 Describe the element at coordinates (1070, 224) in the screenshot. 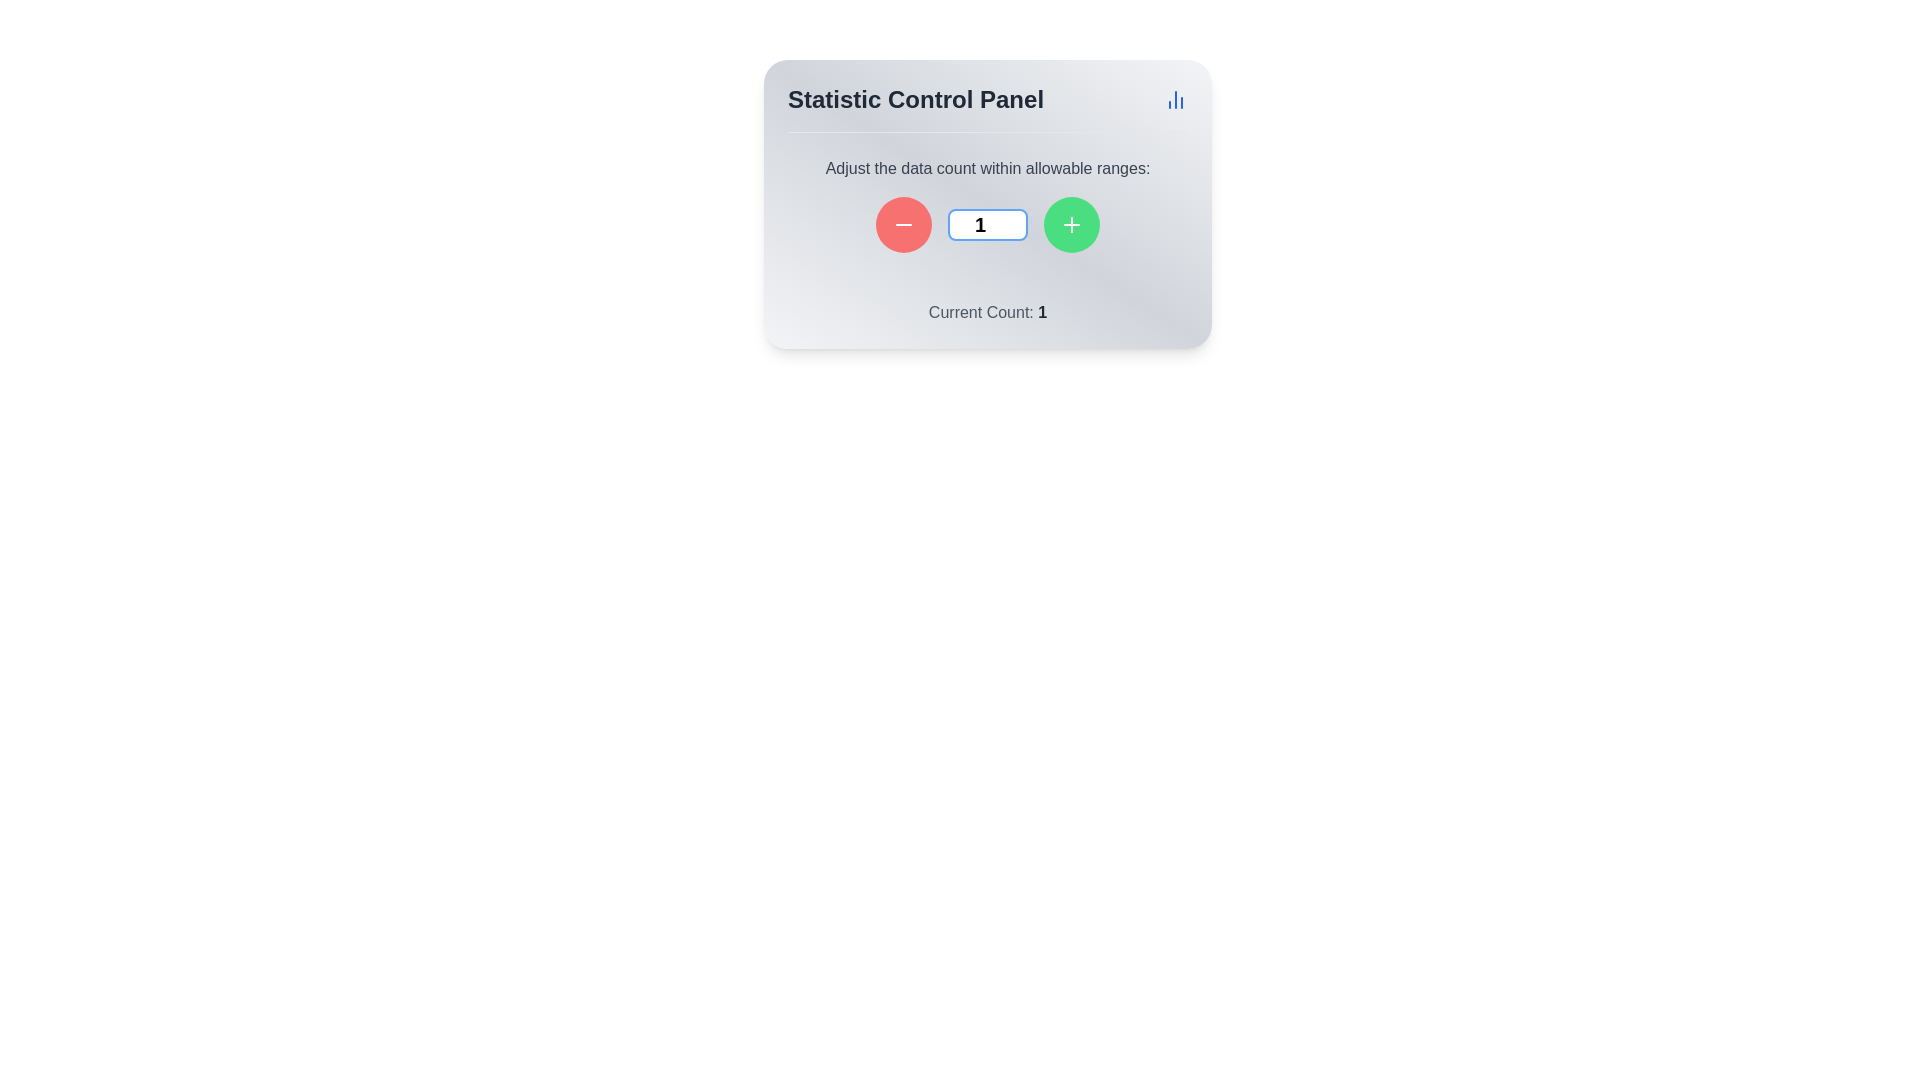

I see `the plus icon within the green circular button located to the right of the numeric input field labeled '1' in the Statistic Control Panel` at that location.